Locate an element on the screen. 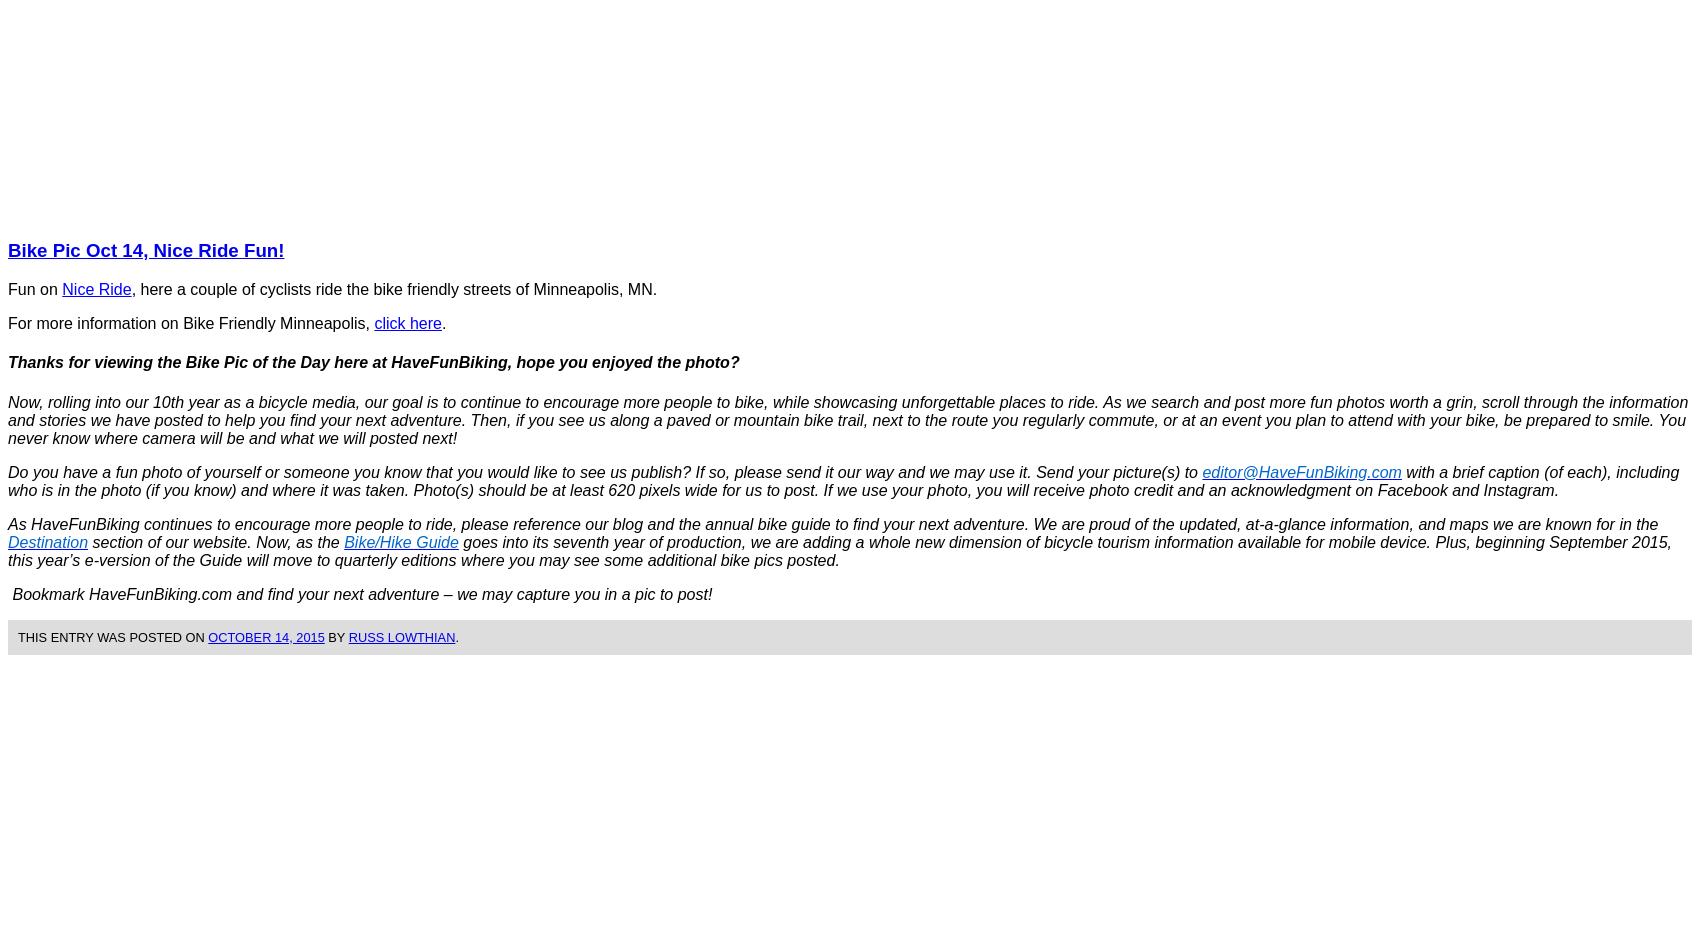 The height and width of the screenshot is (944, 1700). 'Do you have a fun photo of yourself or someone you know that you would like to see us publish? If so, please send it our way and we may use it. Send your picture(s) to' is located at coordinates (604, 470).